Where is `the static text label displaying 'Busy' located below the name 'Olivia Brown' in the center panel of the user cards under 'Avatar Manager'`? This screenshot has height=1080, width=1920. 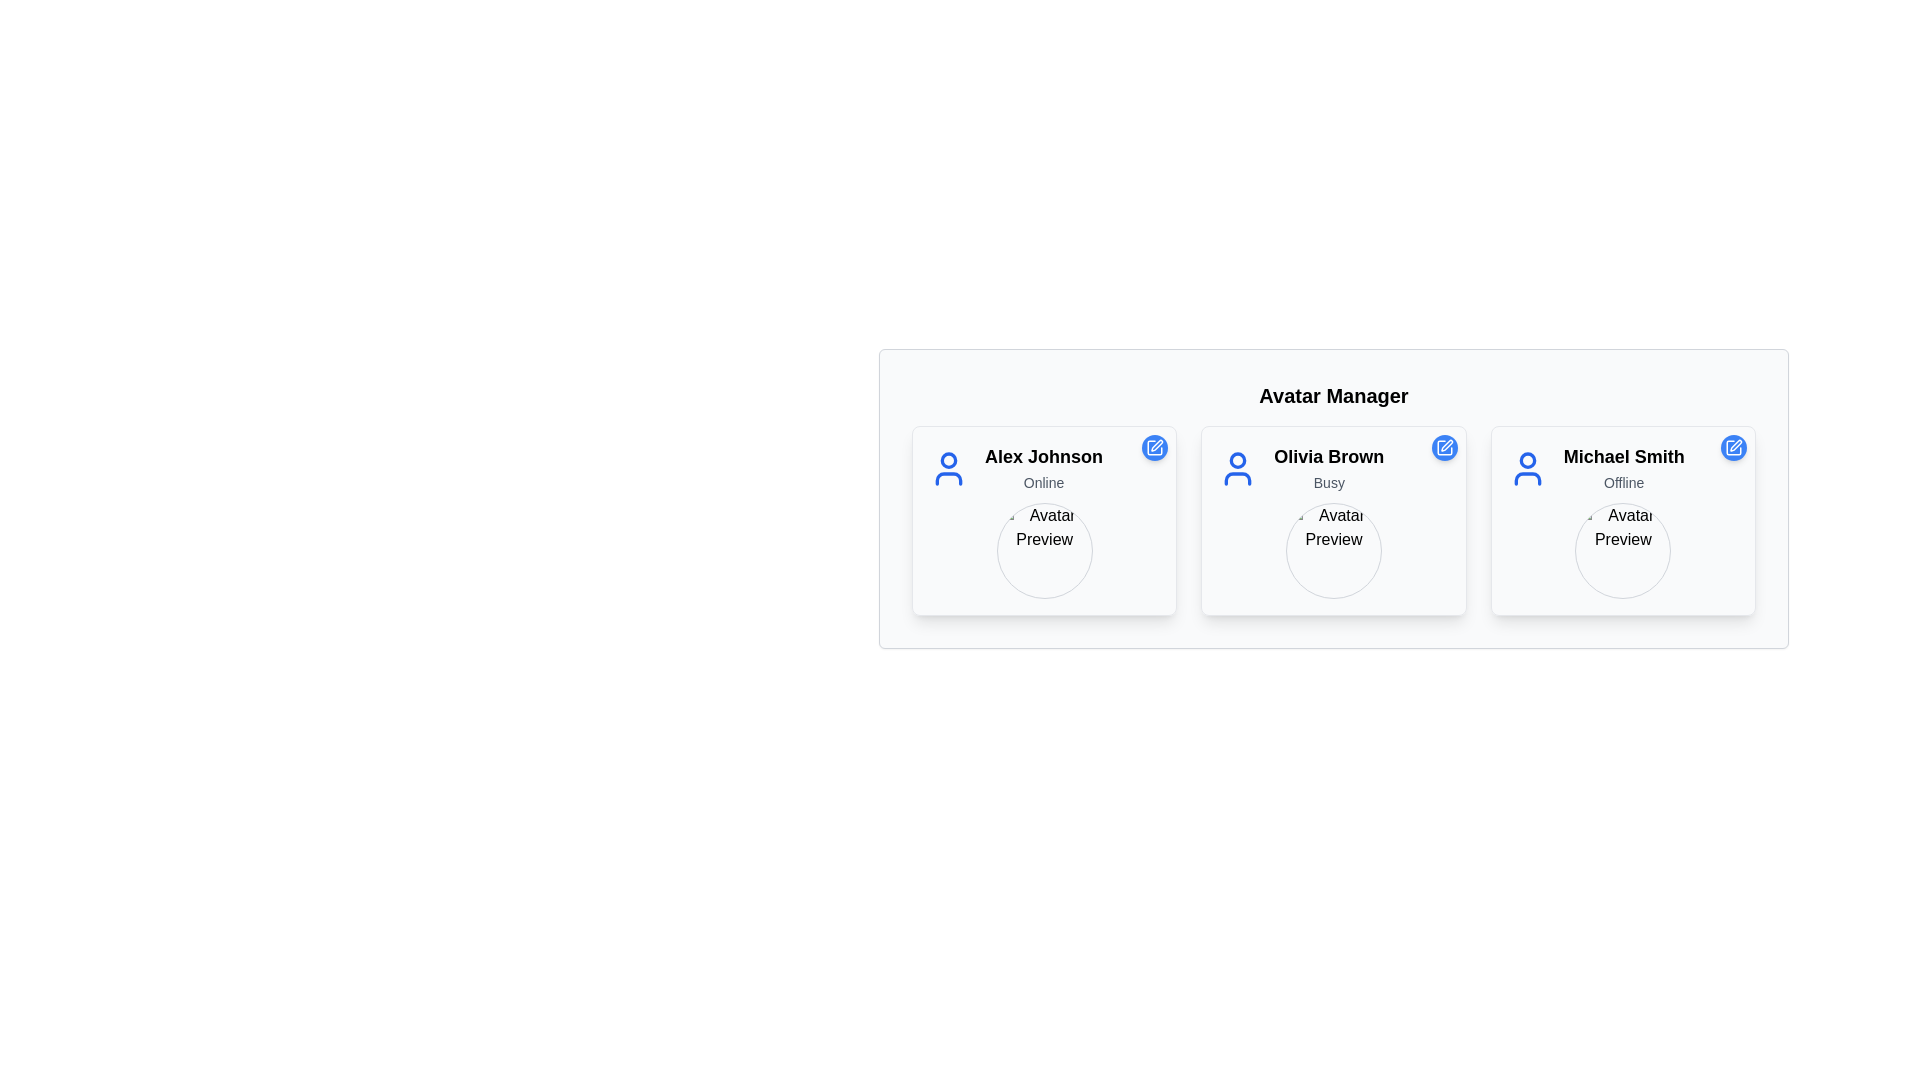
the static text label displaying 'Busy' located below the name 'Olivia Brown' in the center panel of the user cards under 'Avatar Manager' is located at coordinates (1329, 482).